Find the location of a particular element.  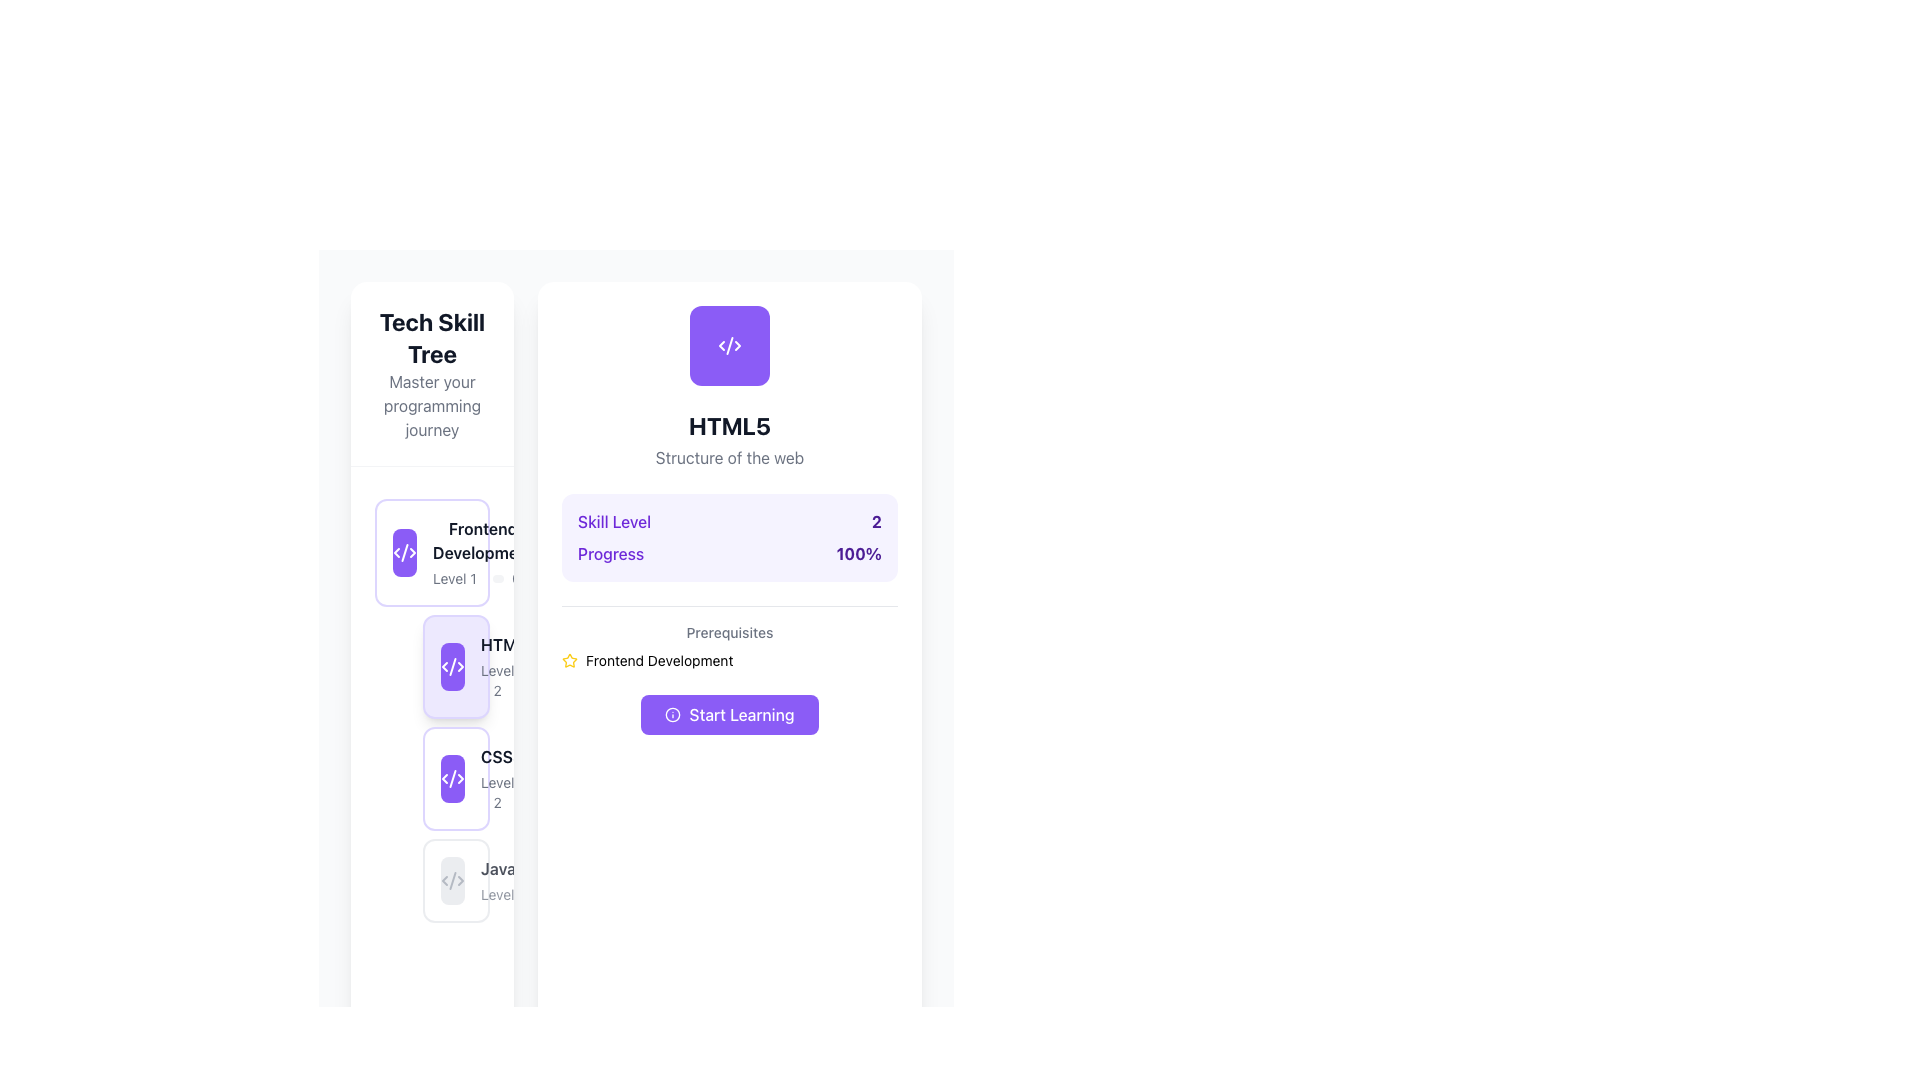

the icon representing angle brackets with a slash (</>) within the 'CSS Level 2' card in the left sidebar is located at coordinates (451, 778).